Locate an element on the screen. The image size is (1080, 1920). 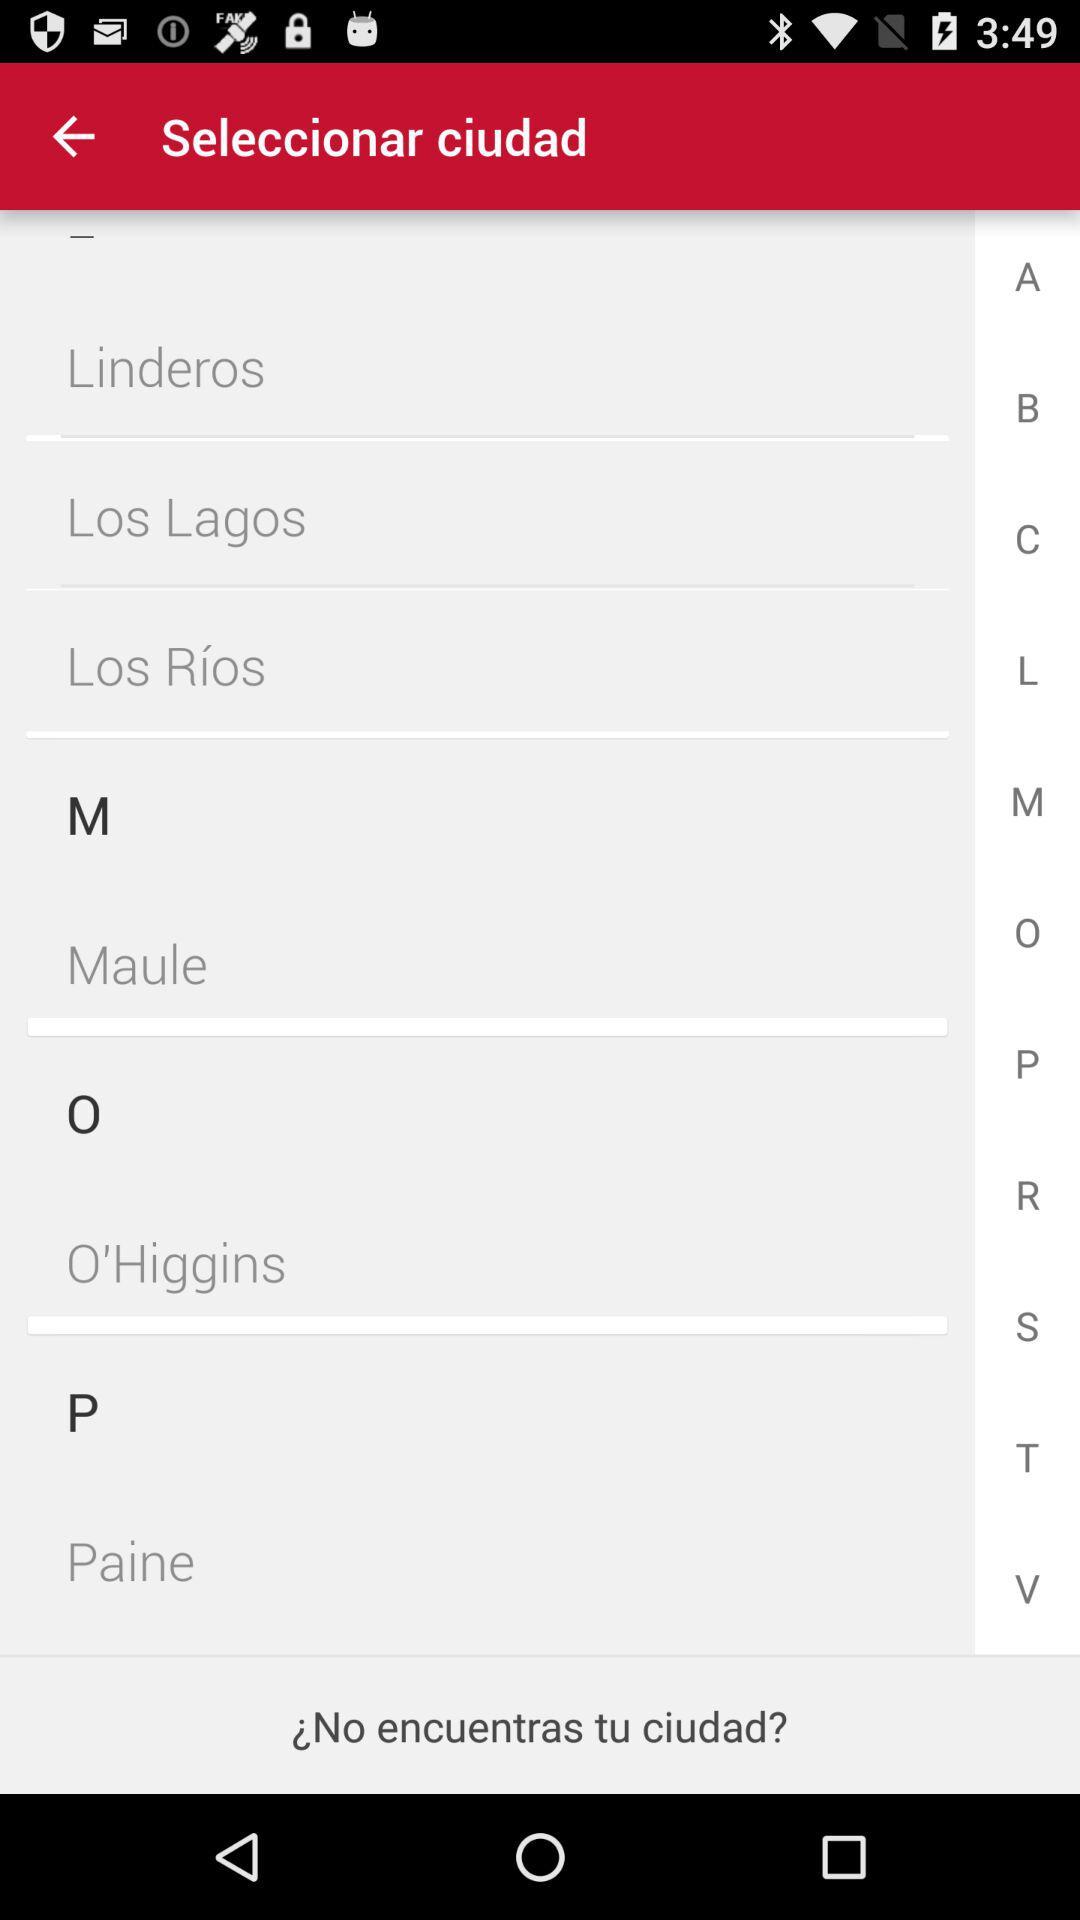
item at the top left corner is located at coordinates (72, 135).